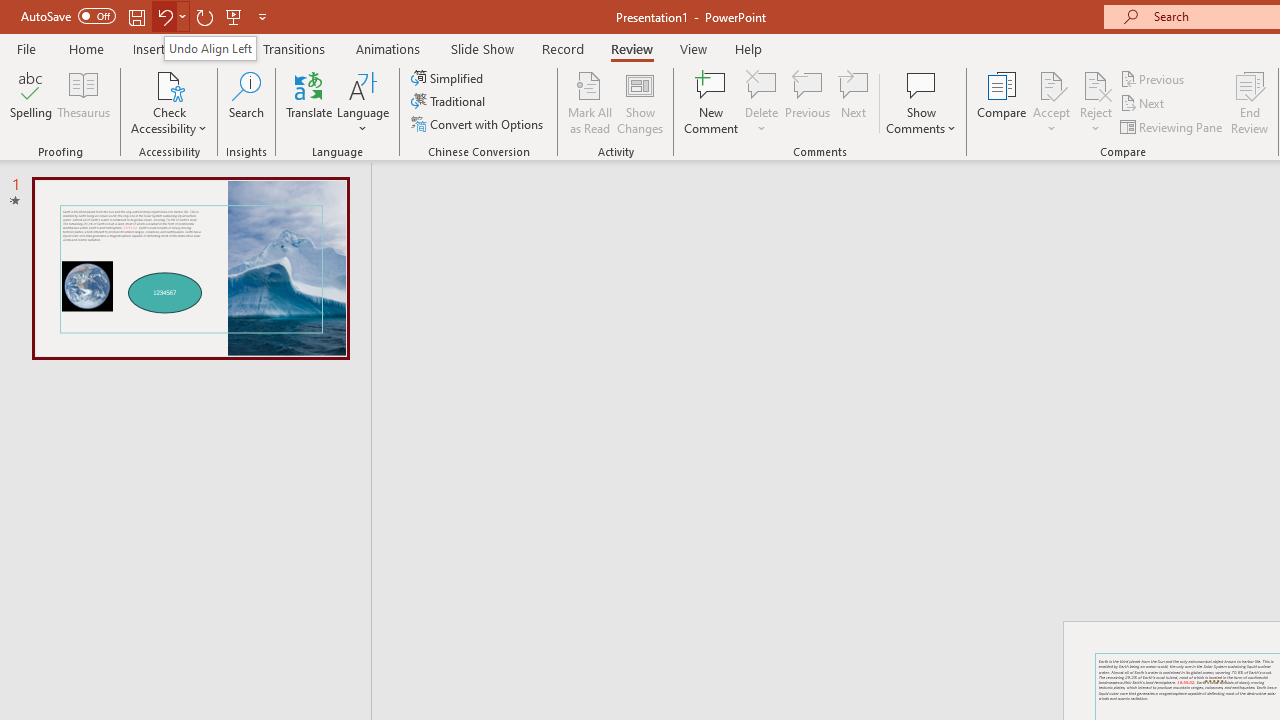  I want to click on 'Check Accessibility', so click(169, 84).